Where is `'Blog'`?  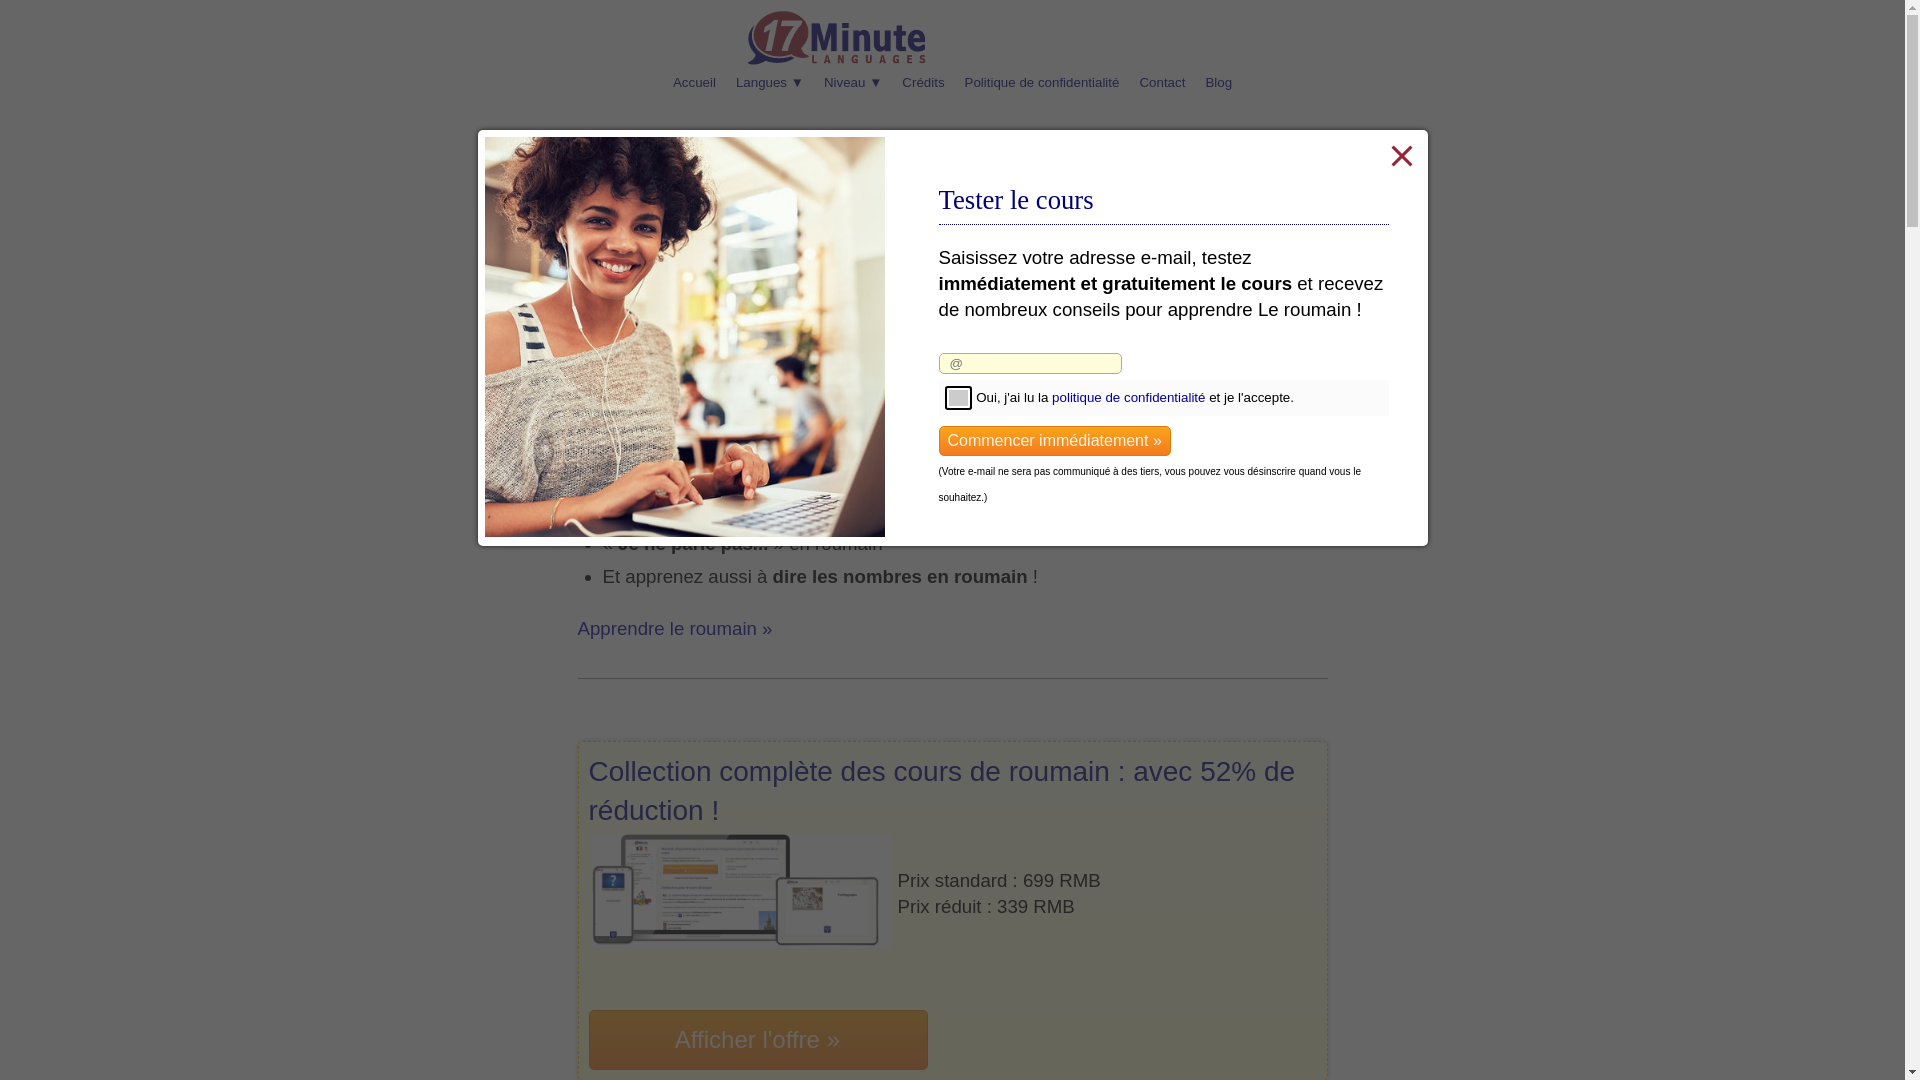
'Blog' is located at coordinates (1195, 82).